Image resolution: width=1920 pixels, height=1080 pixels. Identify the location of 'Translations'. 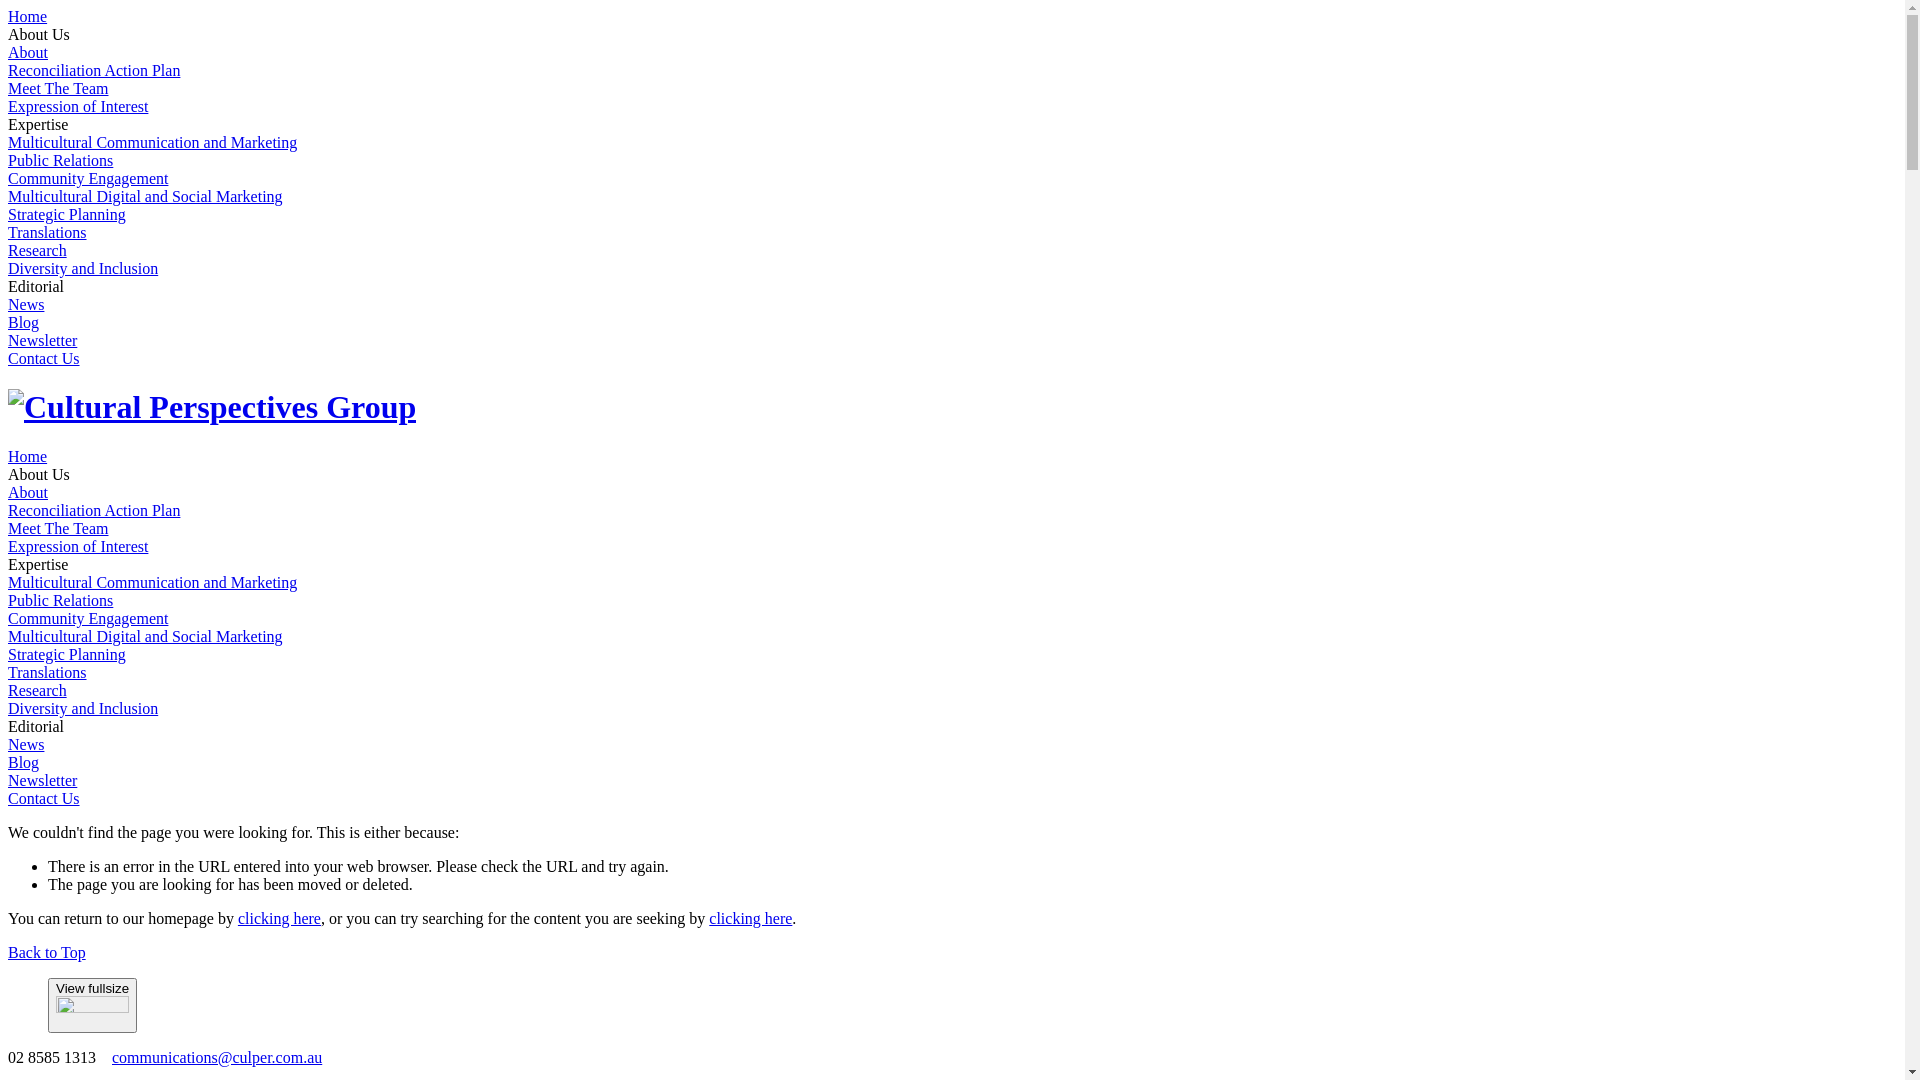
(47, 672).